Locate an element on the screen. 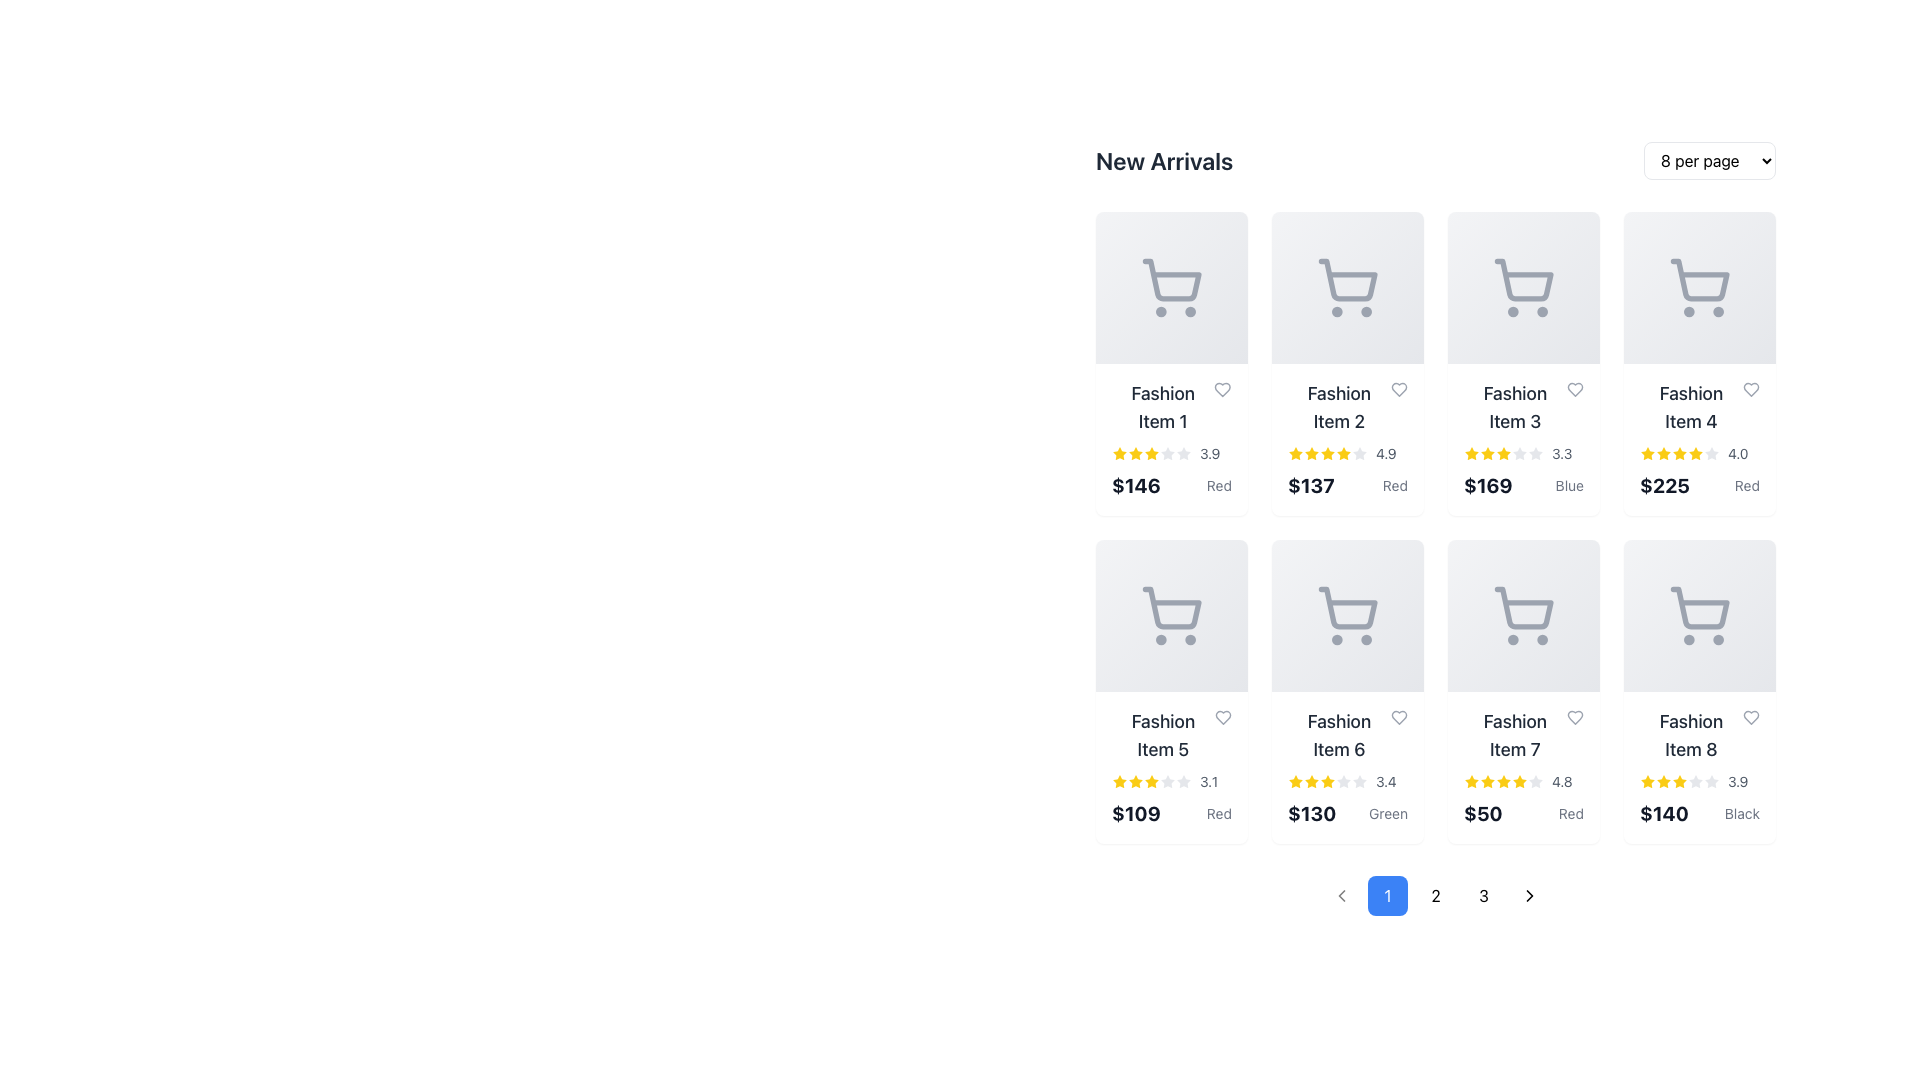  the third star icon representing the rating for 'Fashion Item 7' in the grid view of products is located at coordinates (1488, 781).